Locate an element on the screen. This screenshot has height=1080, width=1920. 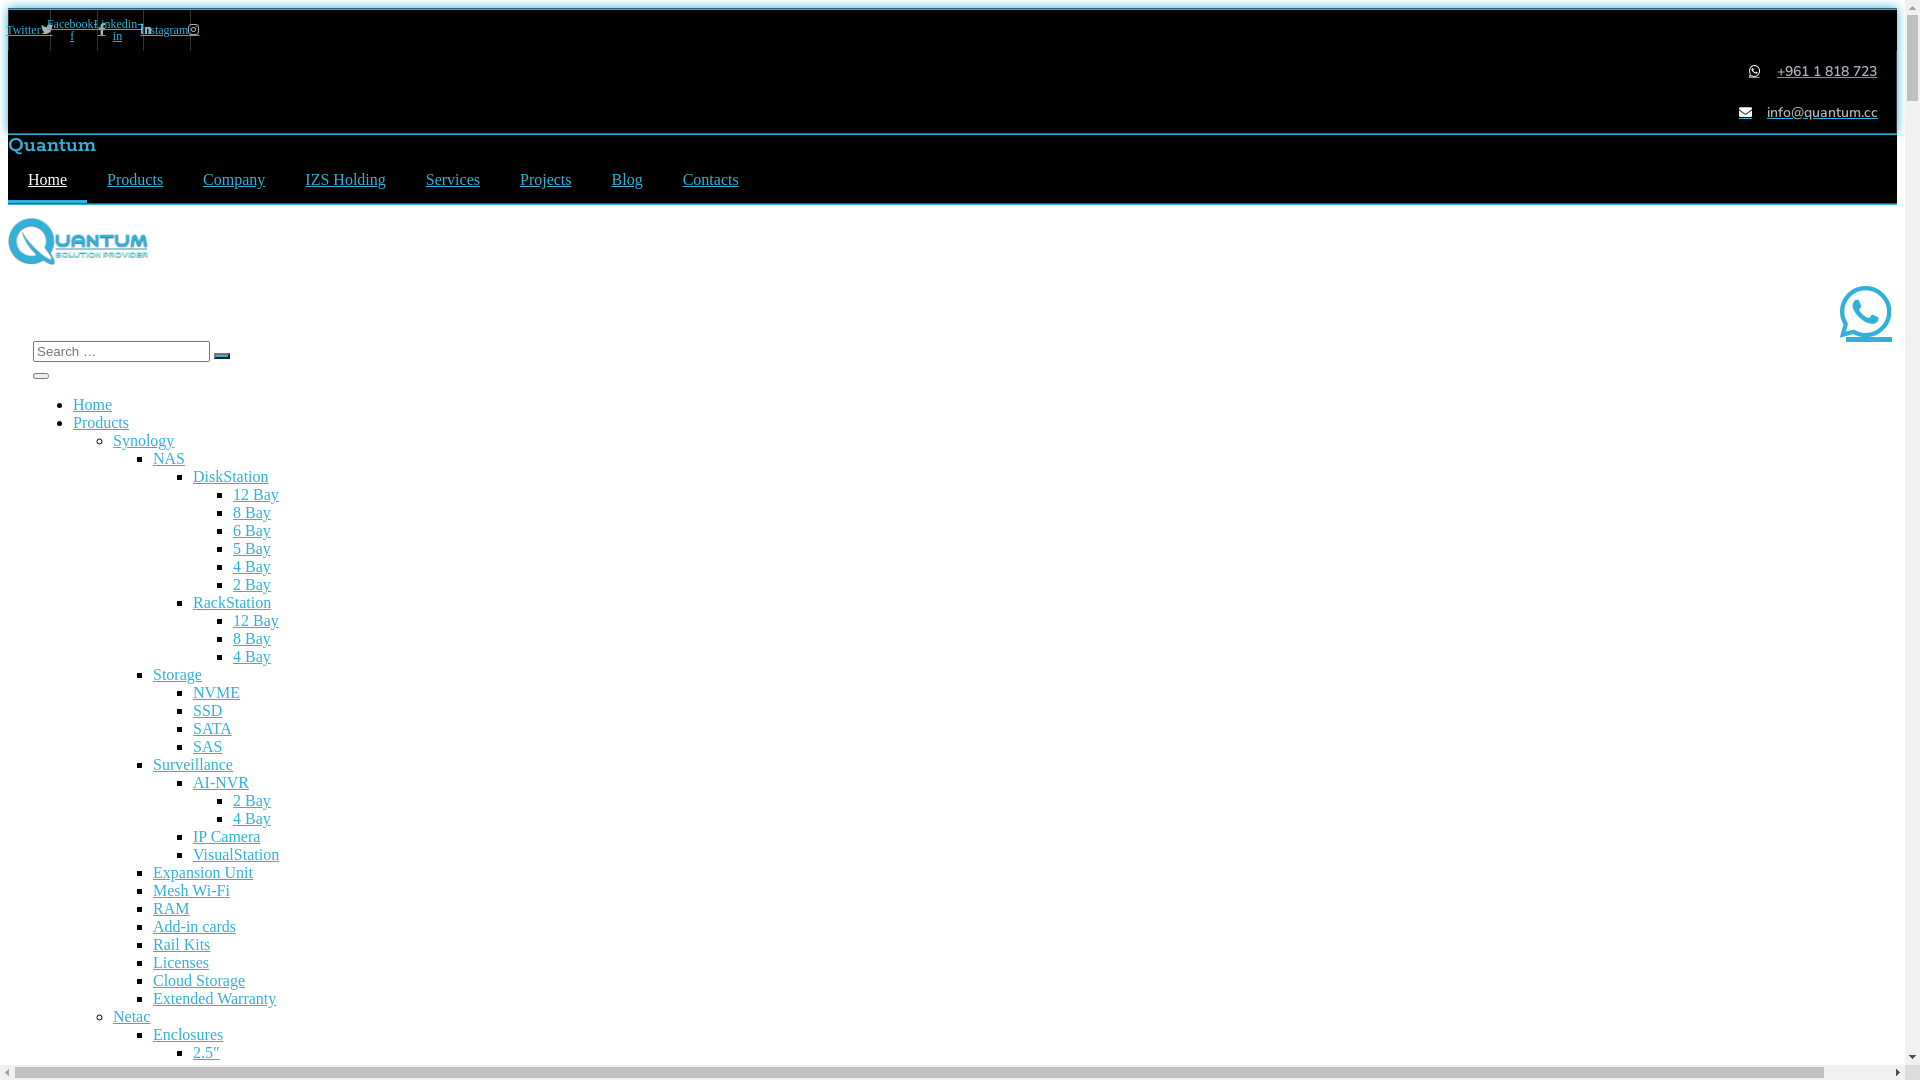
'4 Bay' is located at coordinates (251, 566).